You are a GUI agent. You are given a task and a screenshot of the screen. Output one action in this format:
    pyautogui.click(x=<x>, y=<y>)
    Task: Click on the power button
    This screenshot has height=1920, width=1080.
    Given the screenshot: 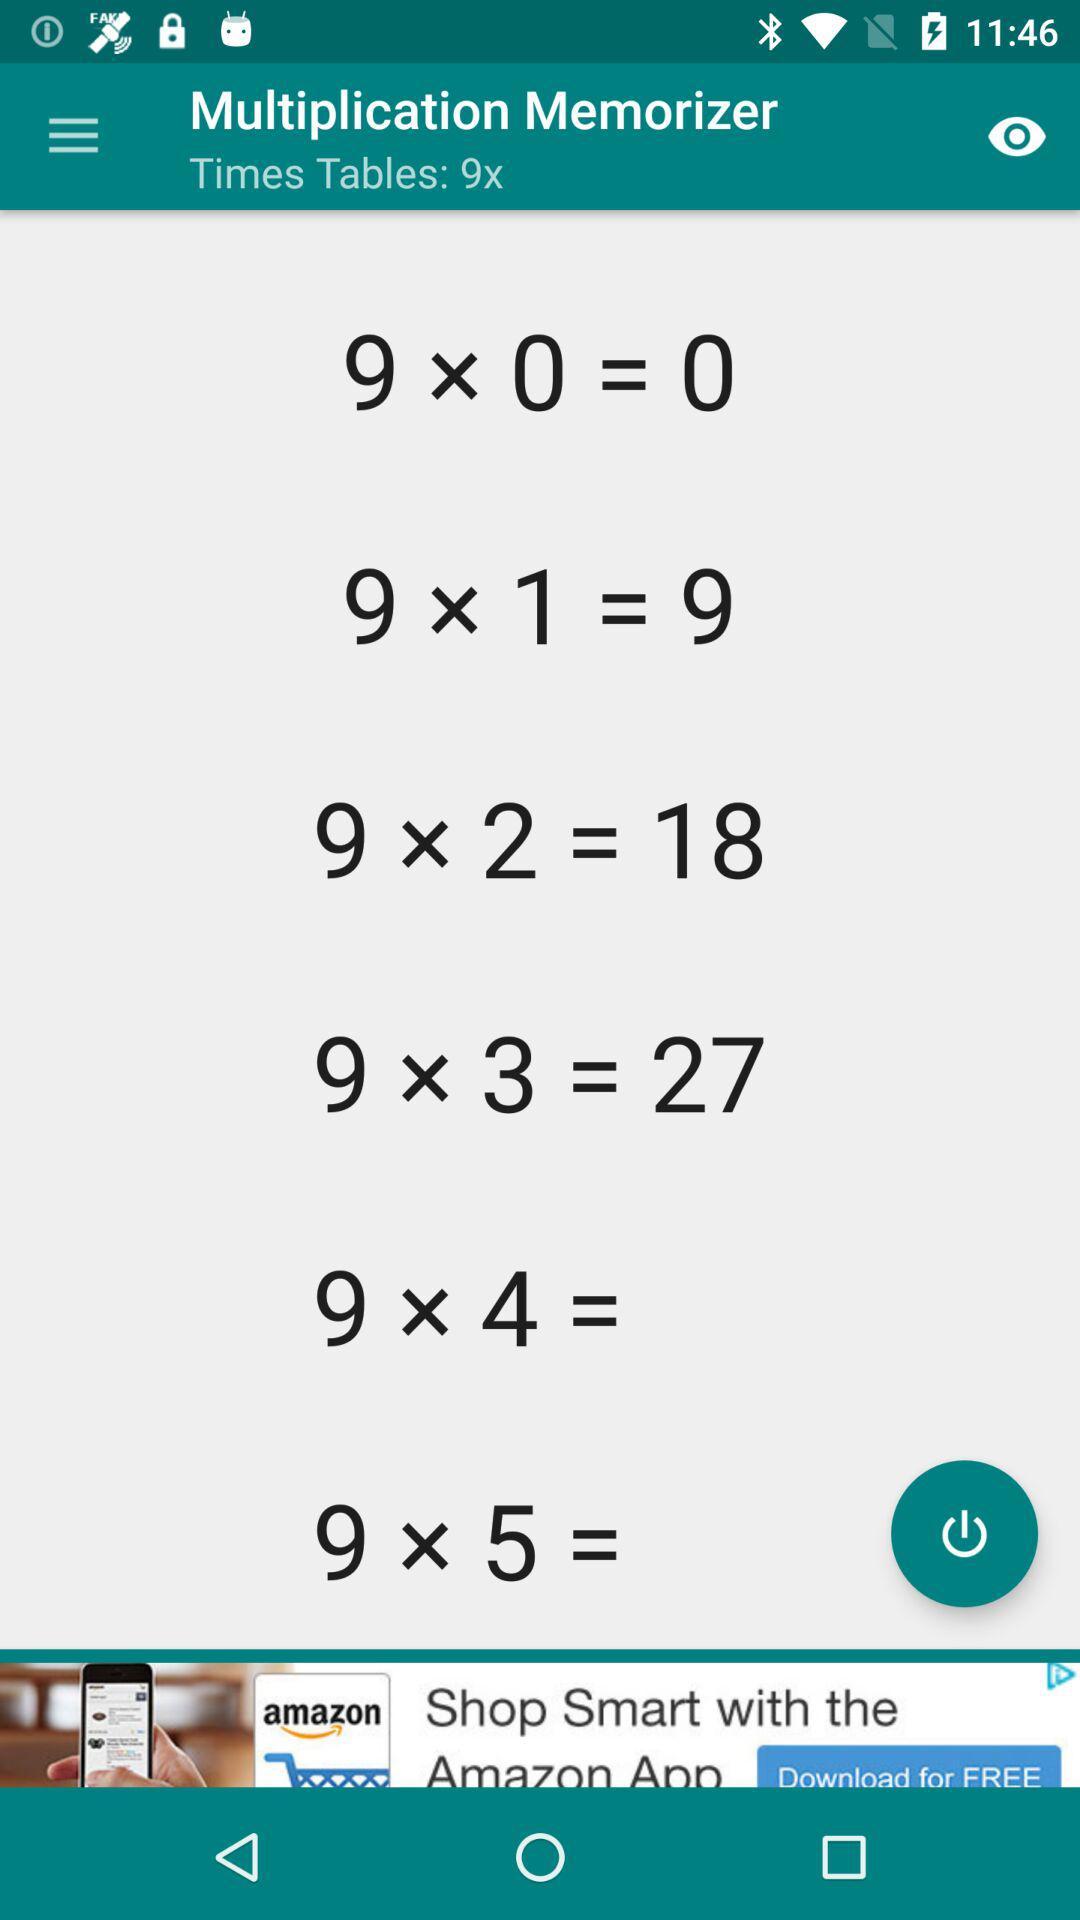 What is the action you would take?
    pyautogui.click(x=963, y=1532)
    